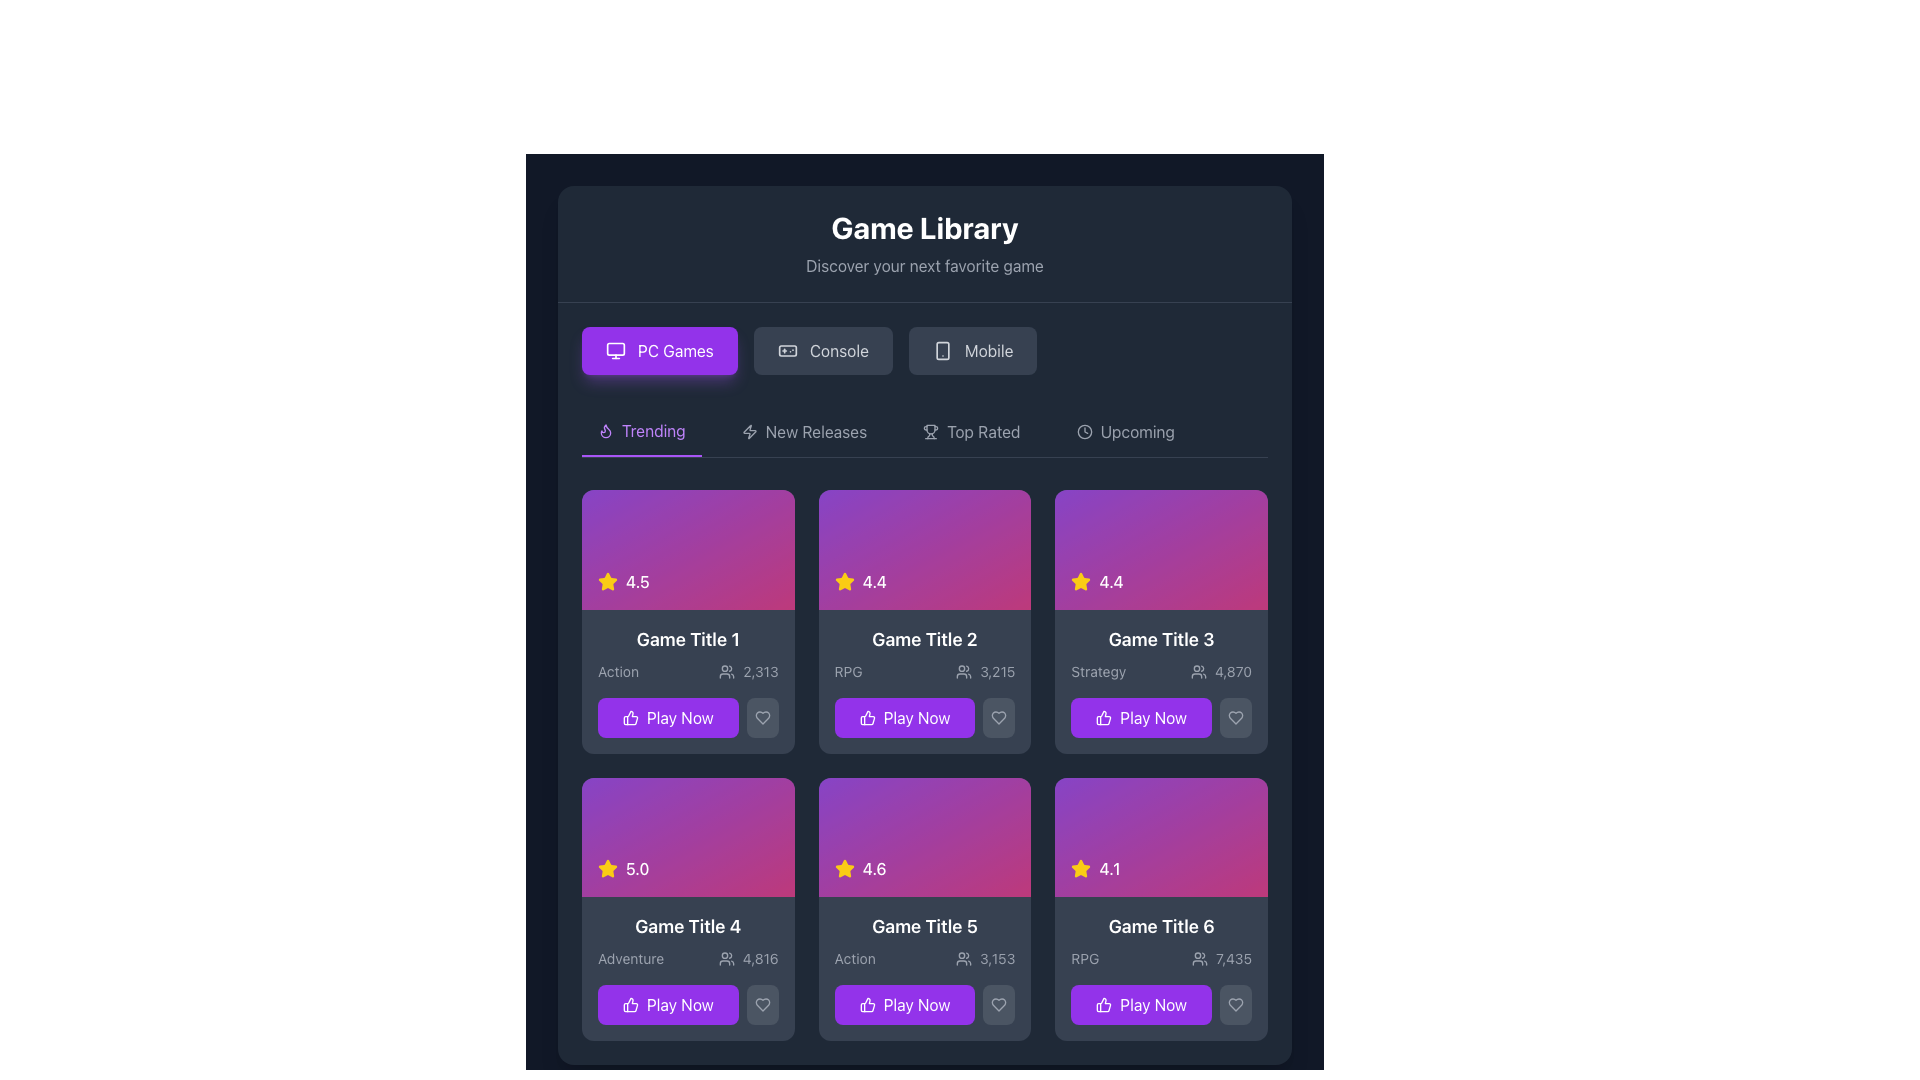 The image size is (1920, 1080). Describe the element at coordinates (924, 431) in the screenshot. I see `the 'Top Rated' navigational tab element, which is the third option in a horizontal menu located below the main category buttons in the 'Game Library' interface` at that location.